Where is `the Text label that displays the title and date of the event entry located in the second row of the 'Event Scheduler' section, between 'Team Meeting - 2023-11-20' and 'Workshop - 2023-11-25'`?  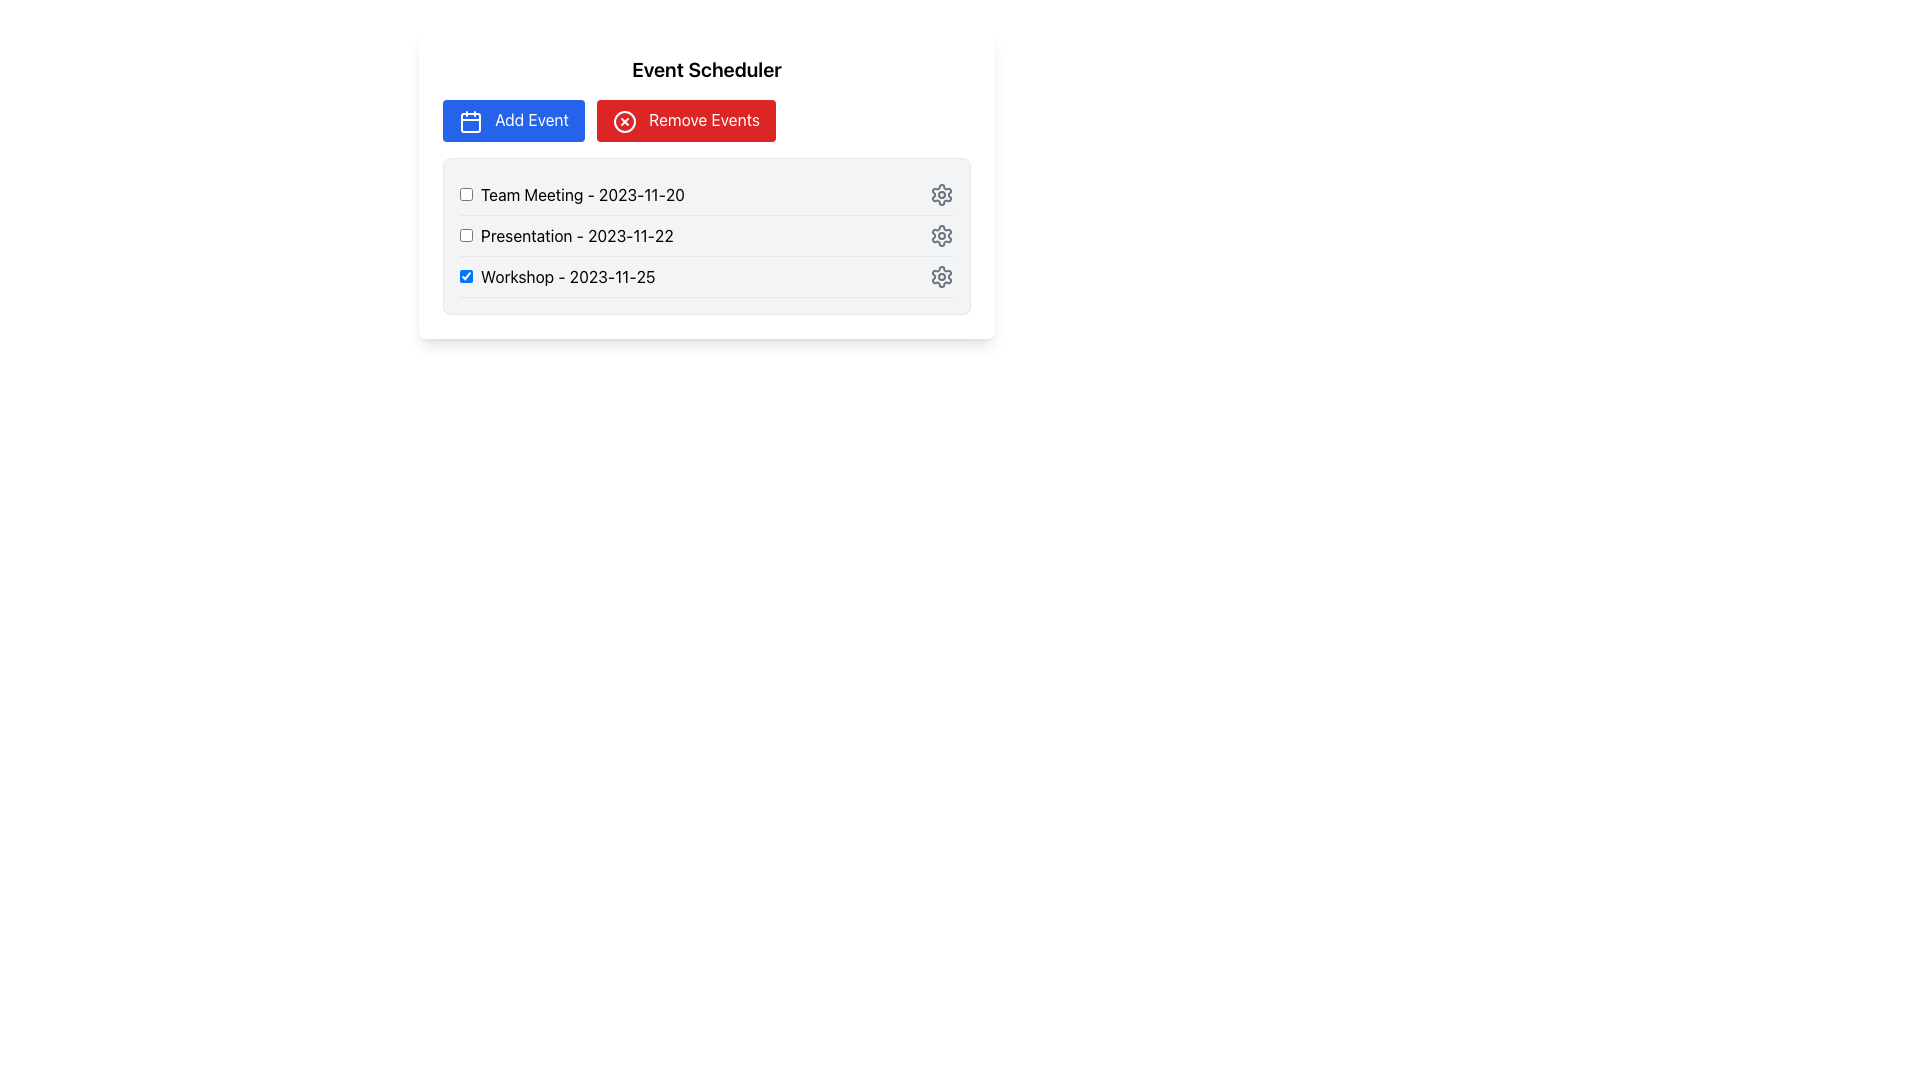 the Text label that displays the title and date of the event entry located in the second row of the 'Event Scheduler' section, between 'Team Meeting - 2023-11-20' and 'Workshop - 2023-11-25' is located at coordinates (576, 234).